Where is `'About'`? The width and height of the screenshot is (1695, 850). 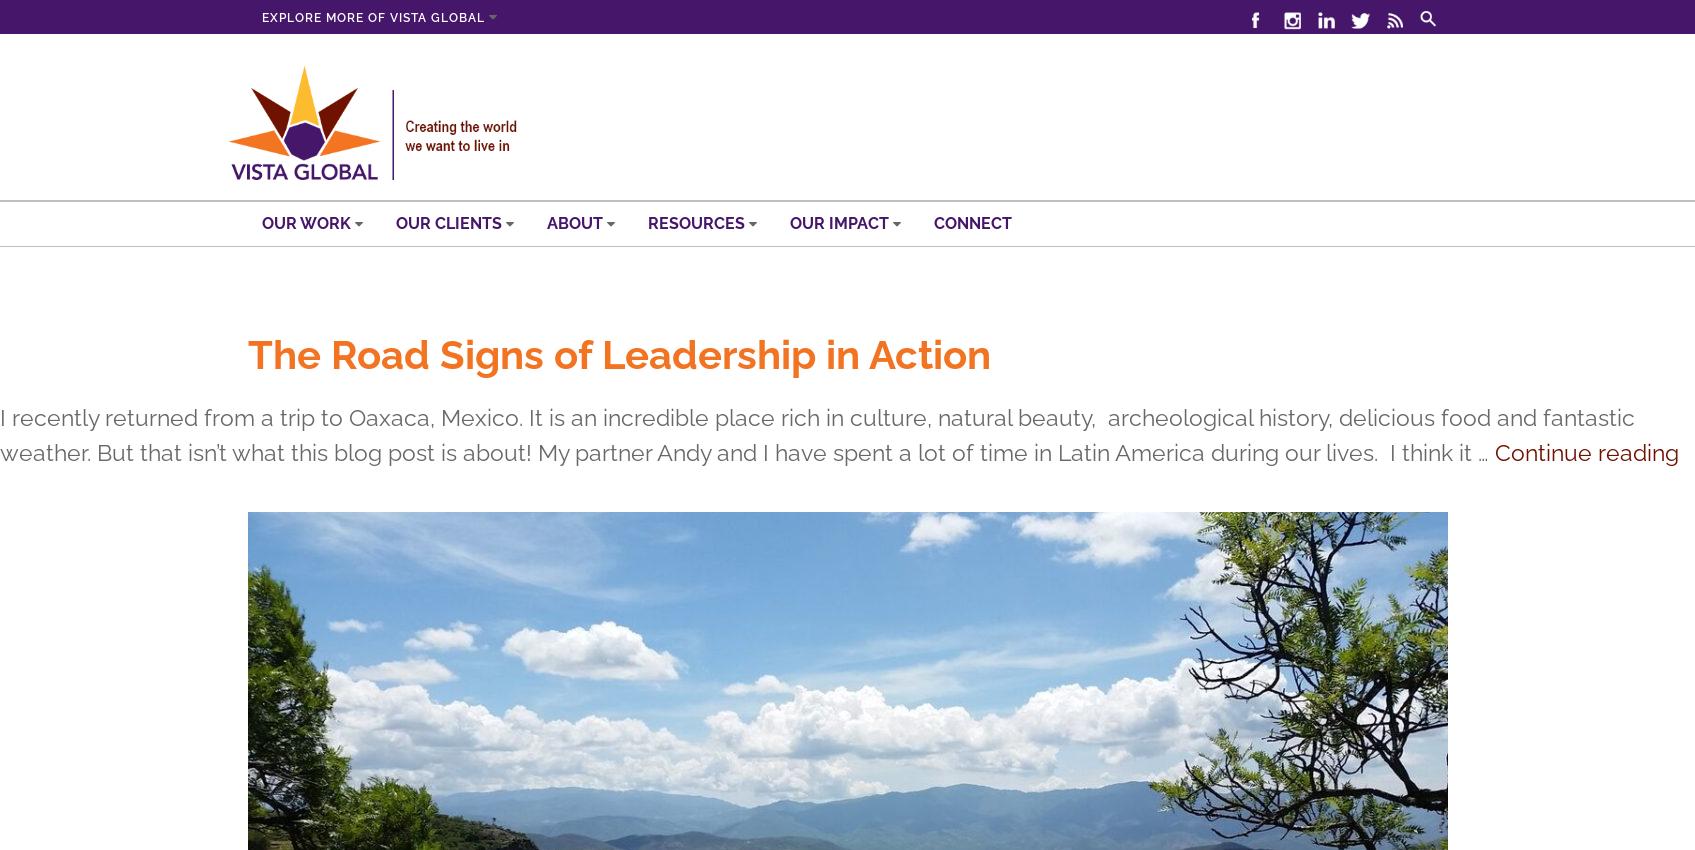 'About' is located at coordinates (575, 222).